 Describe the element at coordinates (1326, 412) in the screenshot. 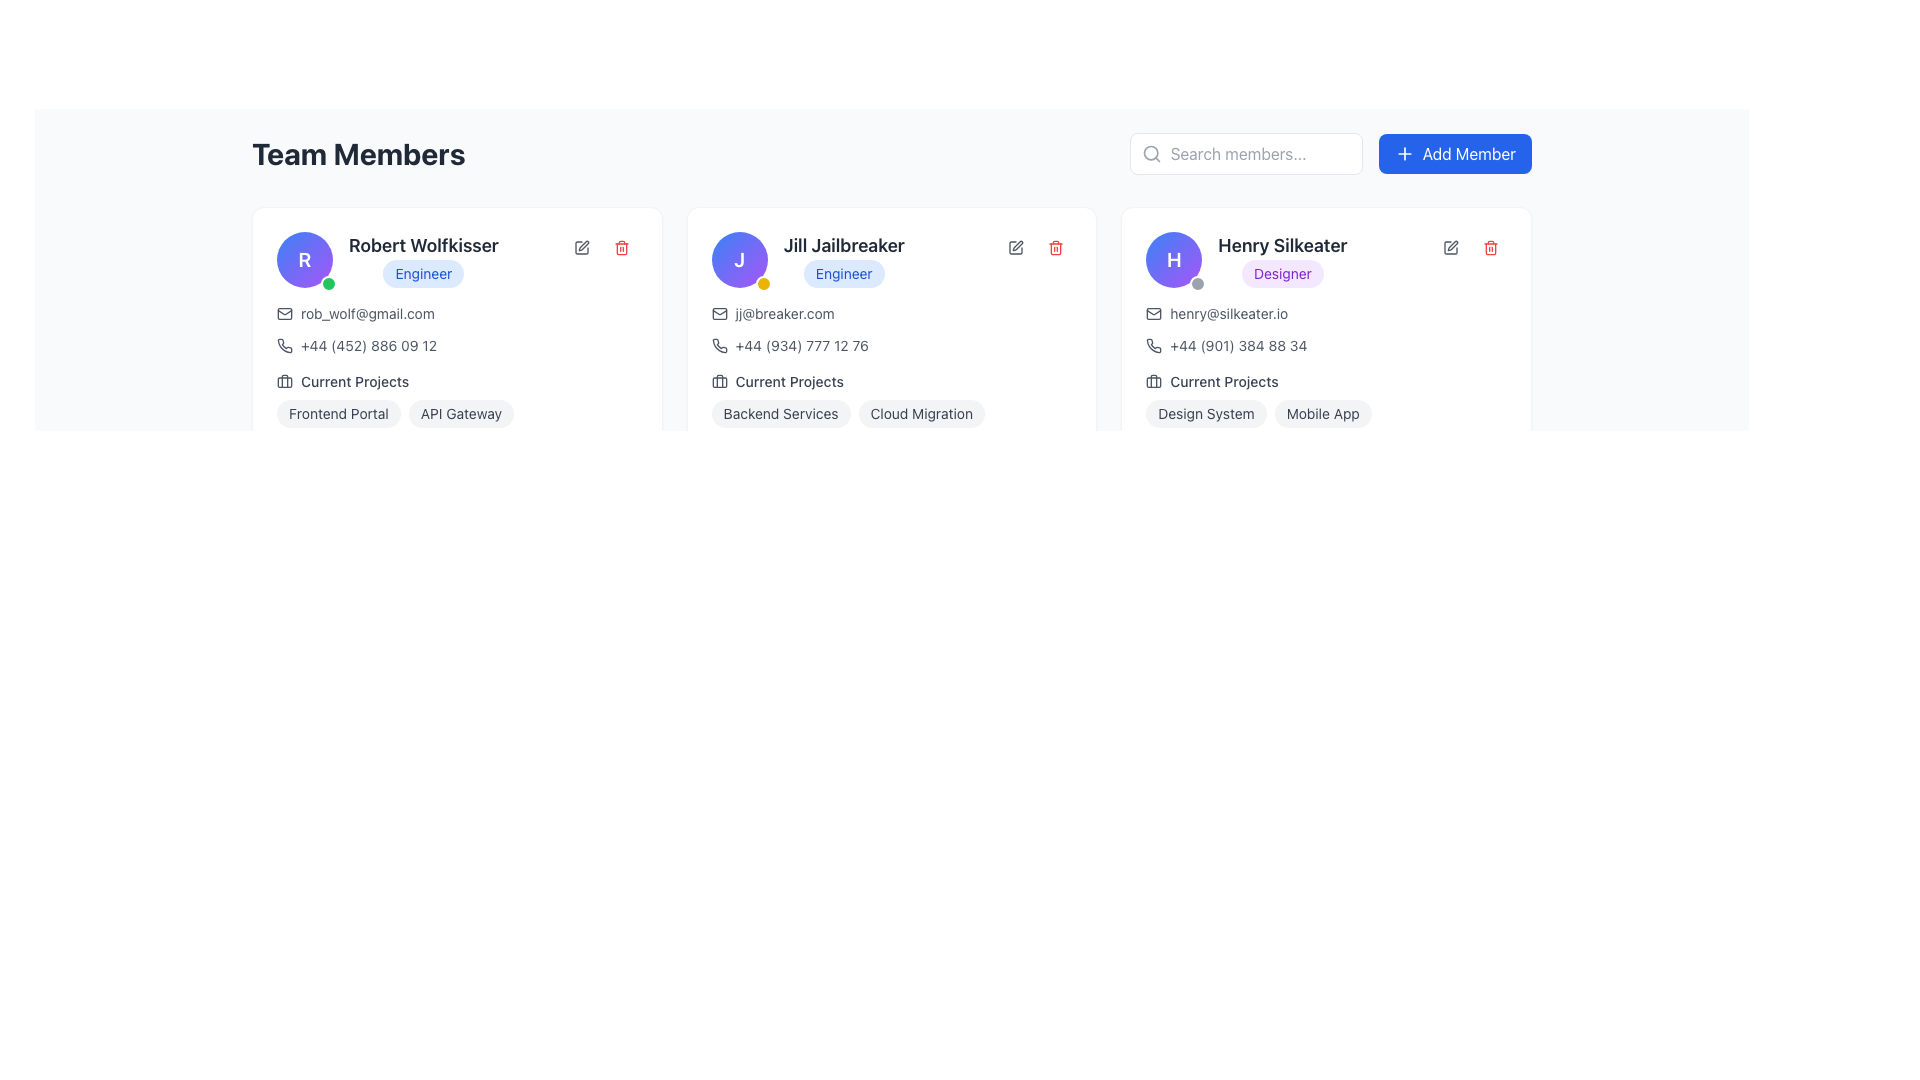

I see `the pill-shaped elements labeled 'Design System' and 'Mobile App' located in the 'Current Projects' section of Henry Silkeater's card to potentially reveal more information` at that location.